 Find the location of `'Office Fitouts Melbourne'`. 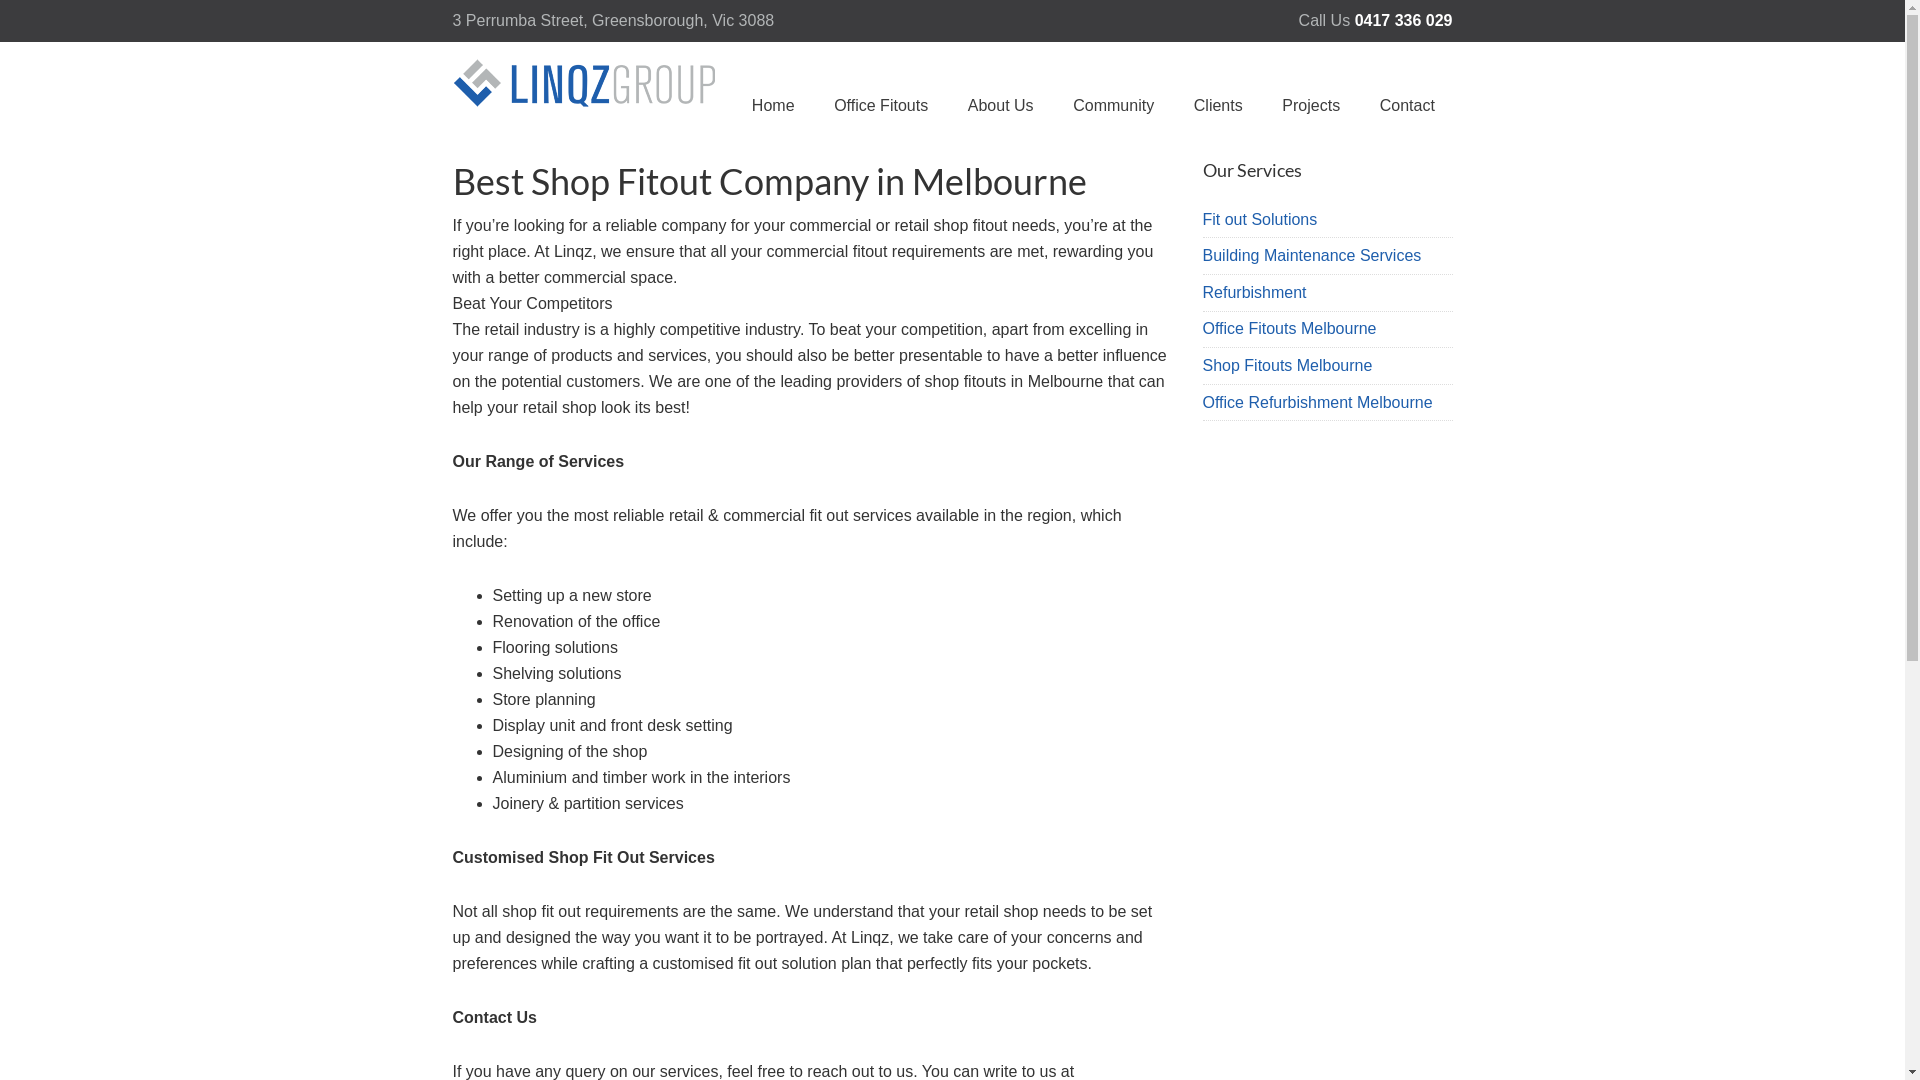

'Office Fitouts Melbourne' is located at coordinates (1326, 329).